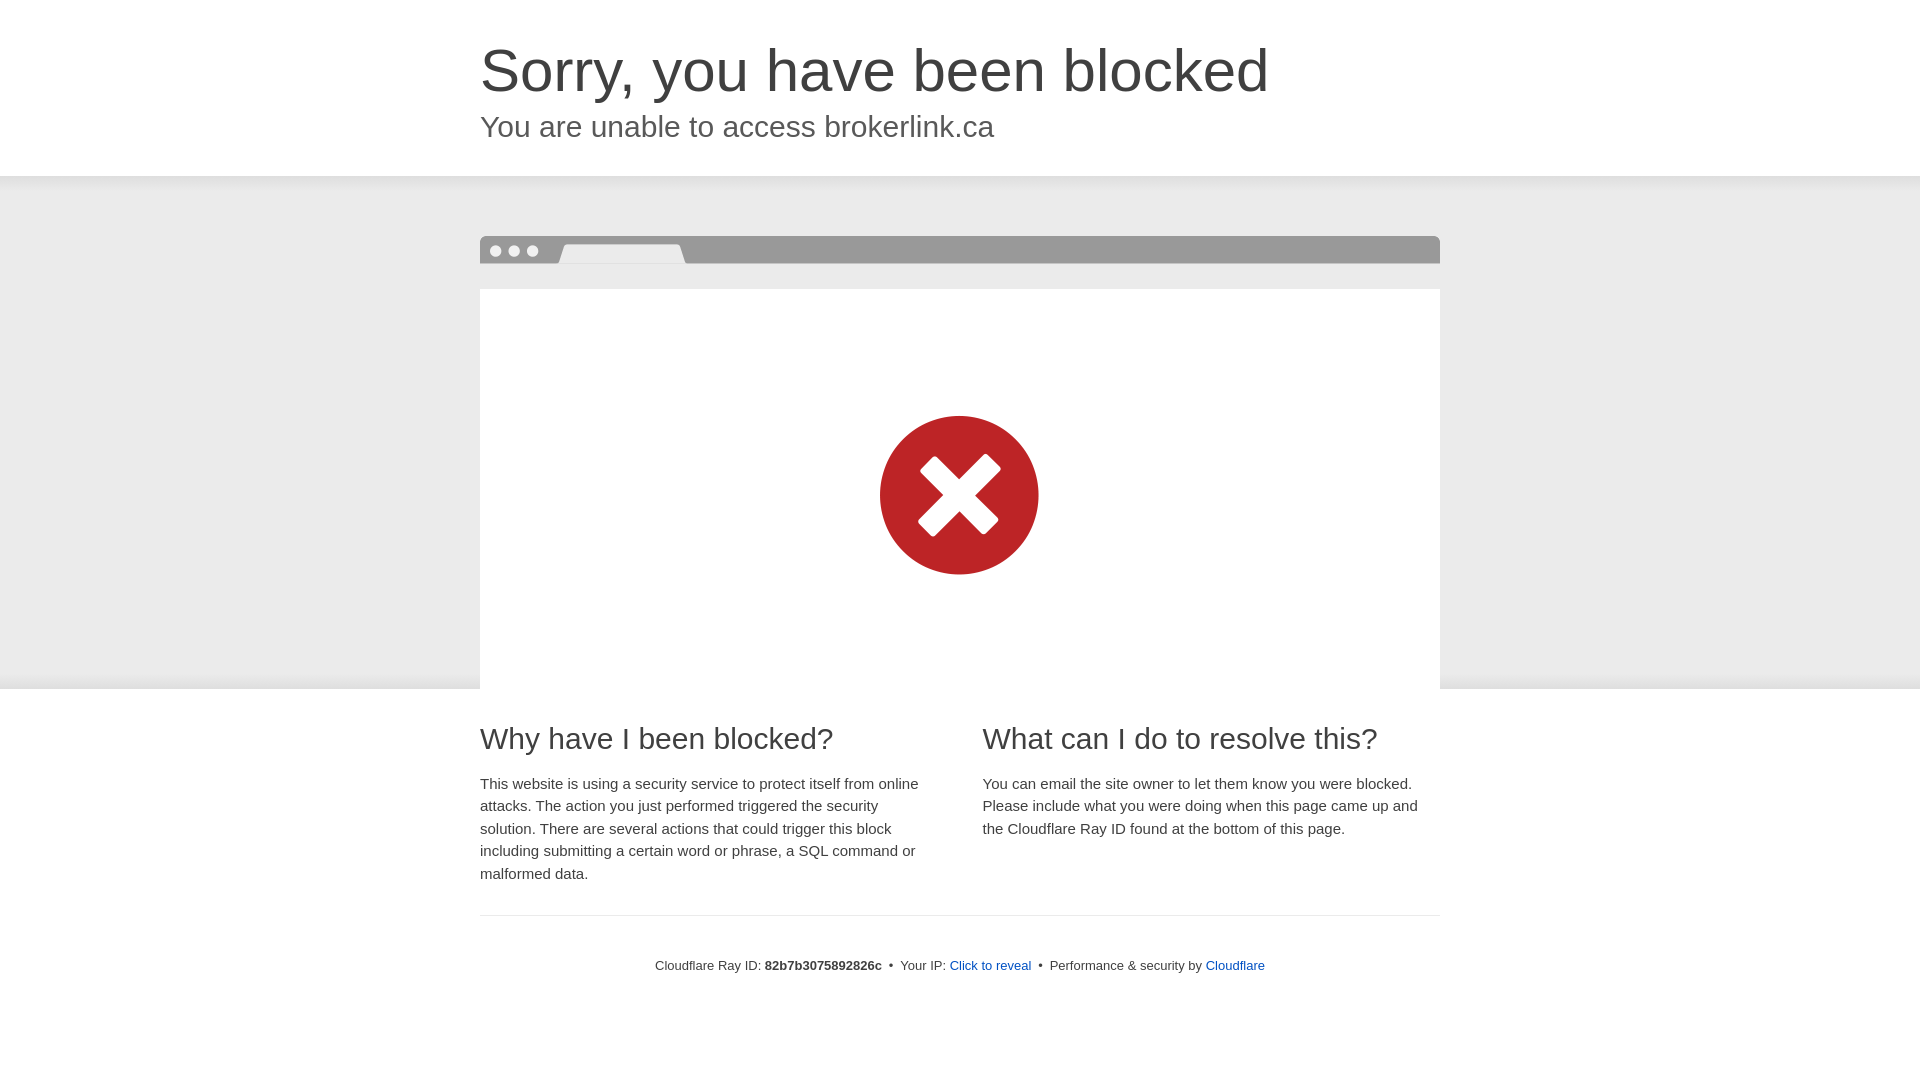 Image resolution: width=1920 pixels, height=1080 pixels. Describe the element at coordinates (1234, 964) in the screenshot. I see `'Cloudflare'` at that location.